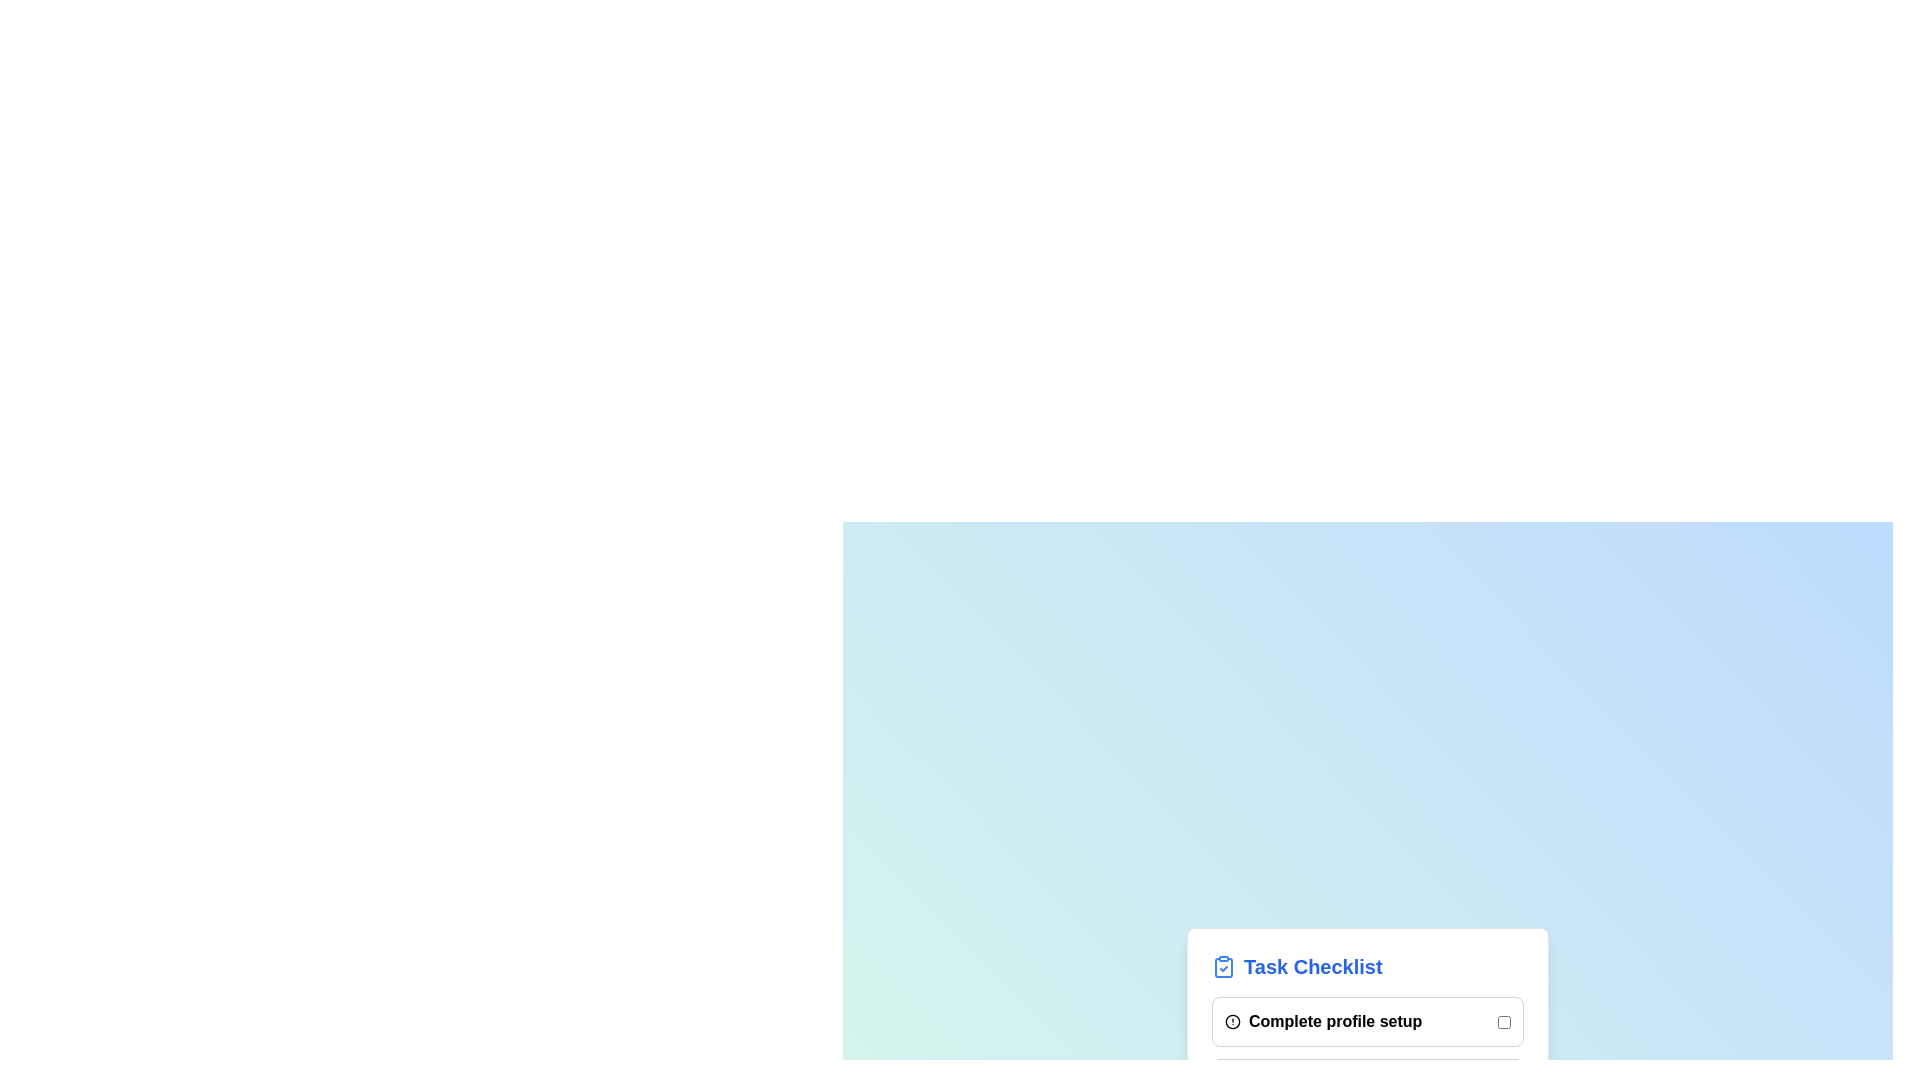 This screenshot has height=1080, width=1920. Describe the element at coordinates (1367, 1022) in the screenshot. I see `the first task item in the 'Task Checklist' which includes an alert and a checkbox` at that location.